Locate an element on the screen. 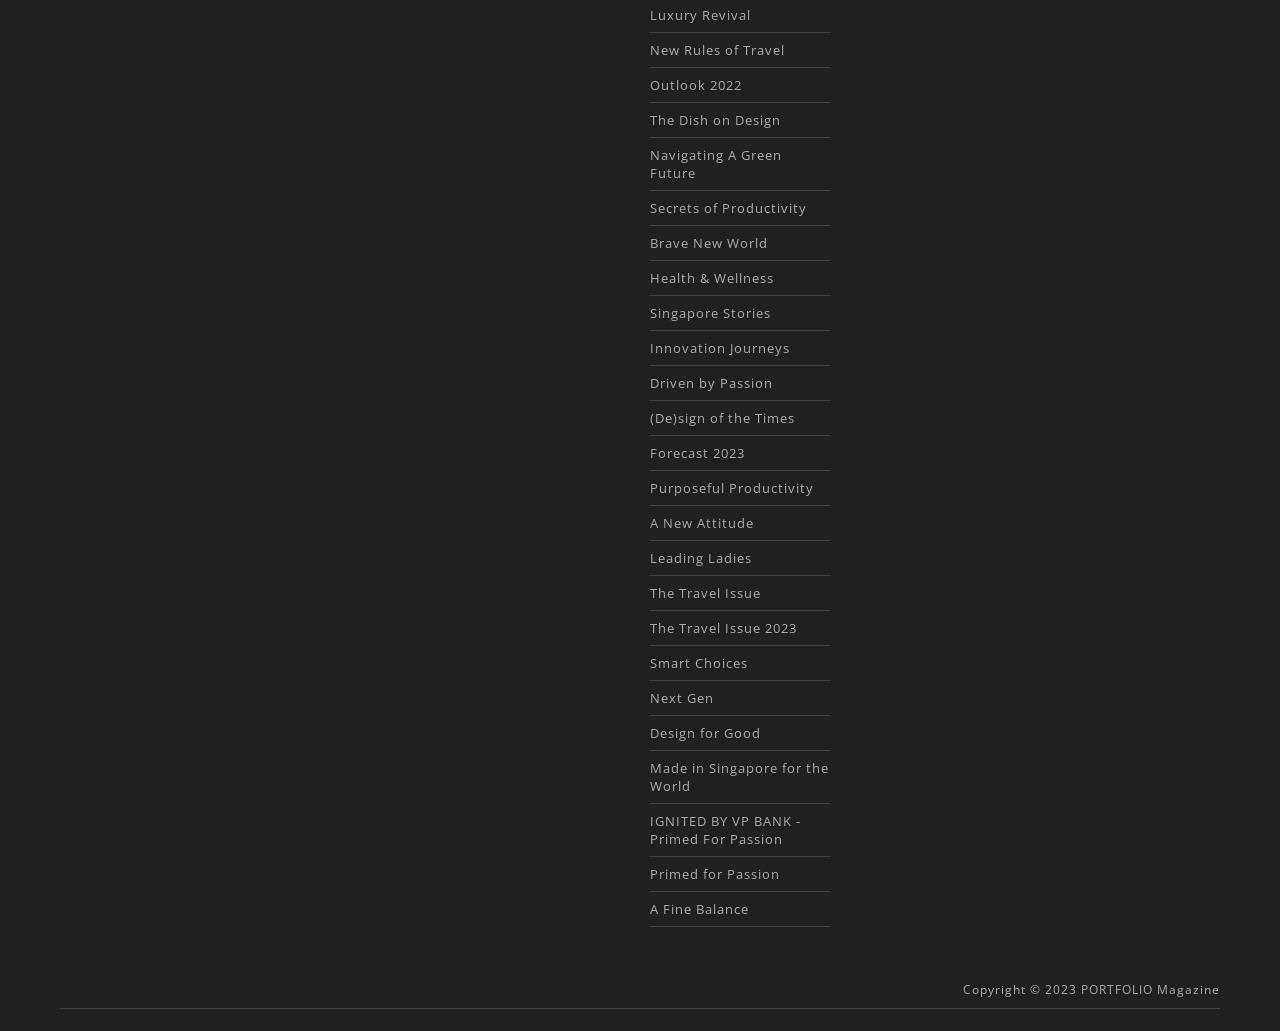  'Luxury Revival' is located at coordinates (699, 14).